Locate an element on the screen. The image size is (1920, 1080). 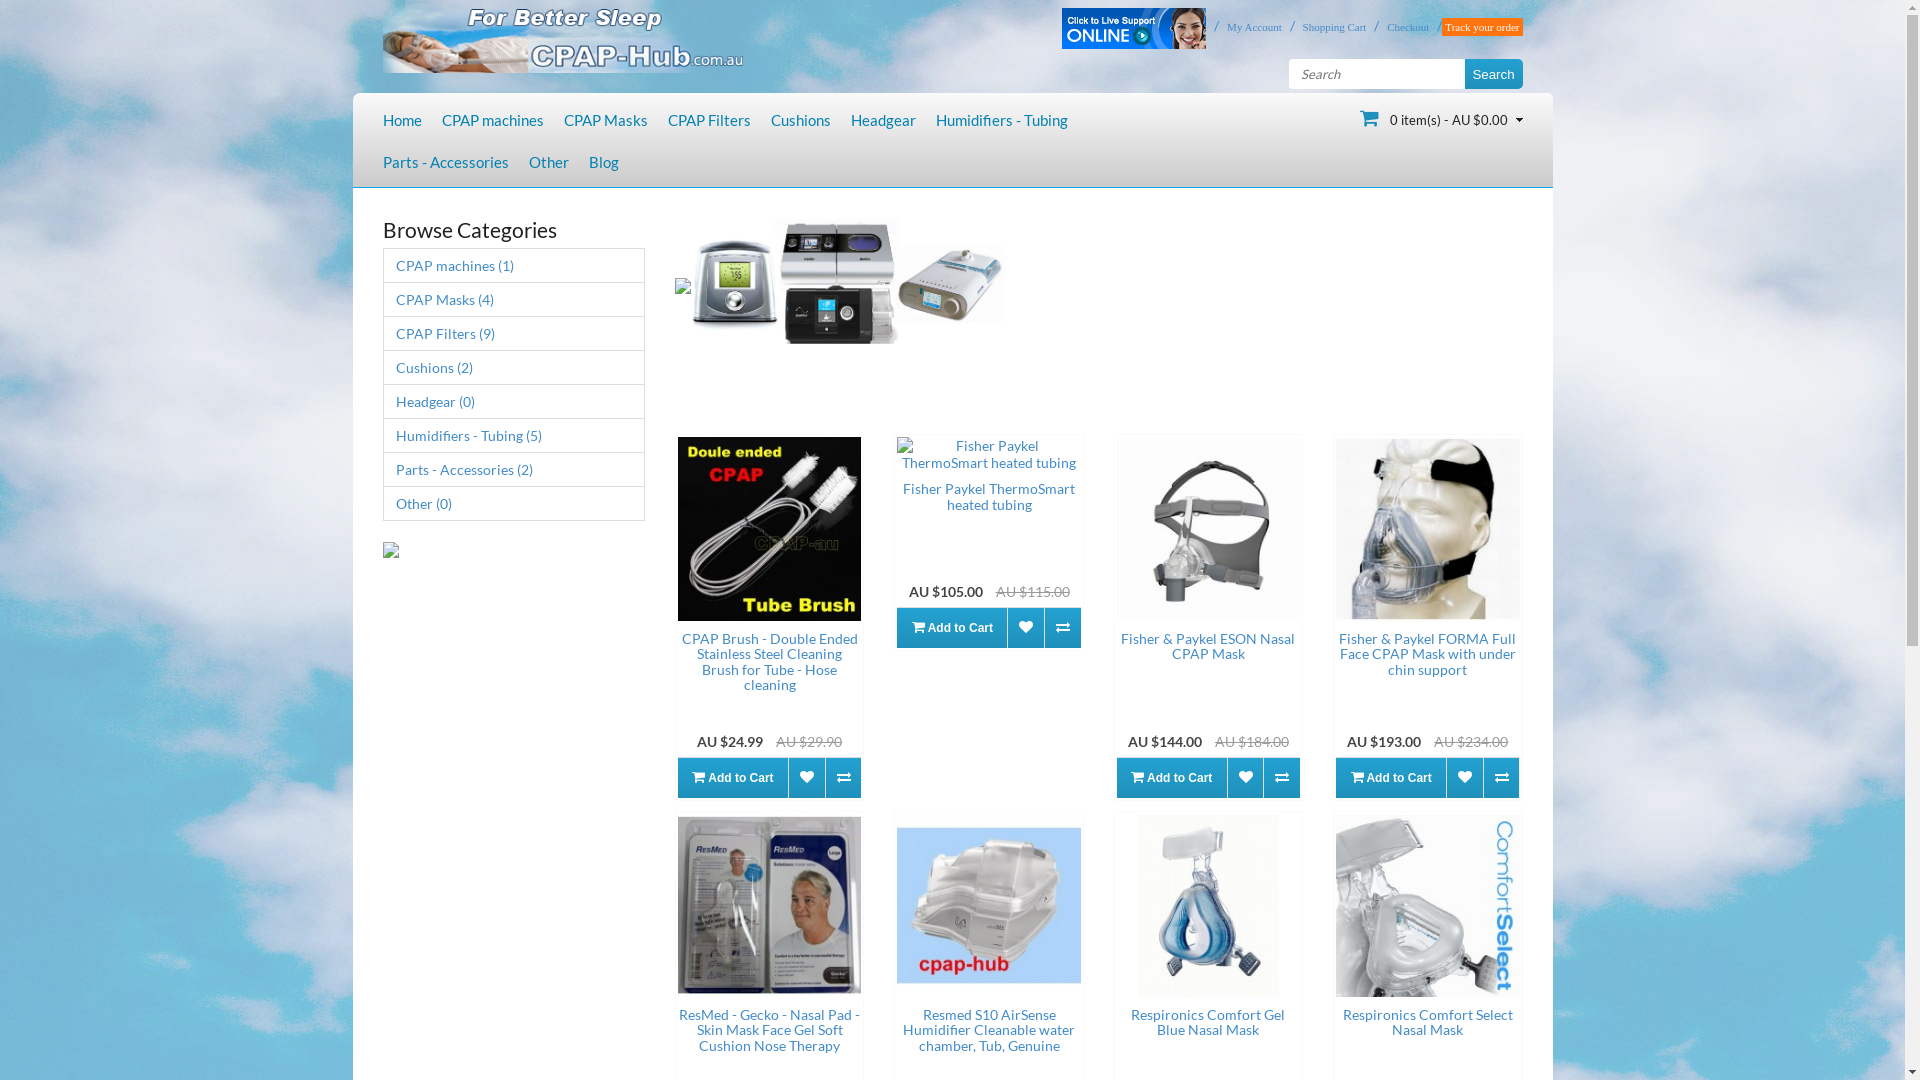
'Parts - Accessories (2)' is located at coordinates (513, 469).